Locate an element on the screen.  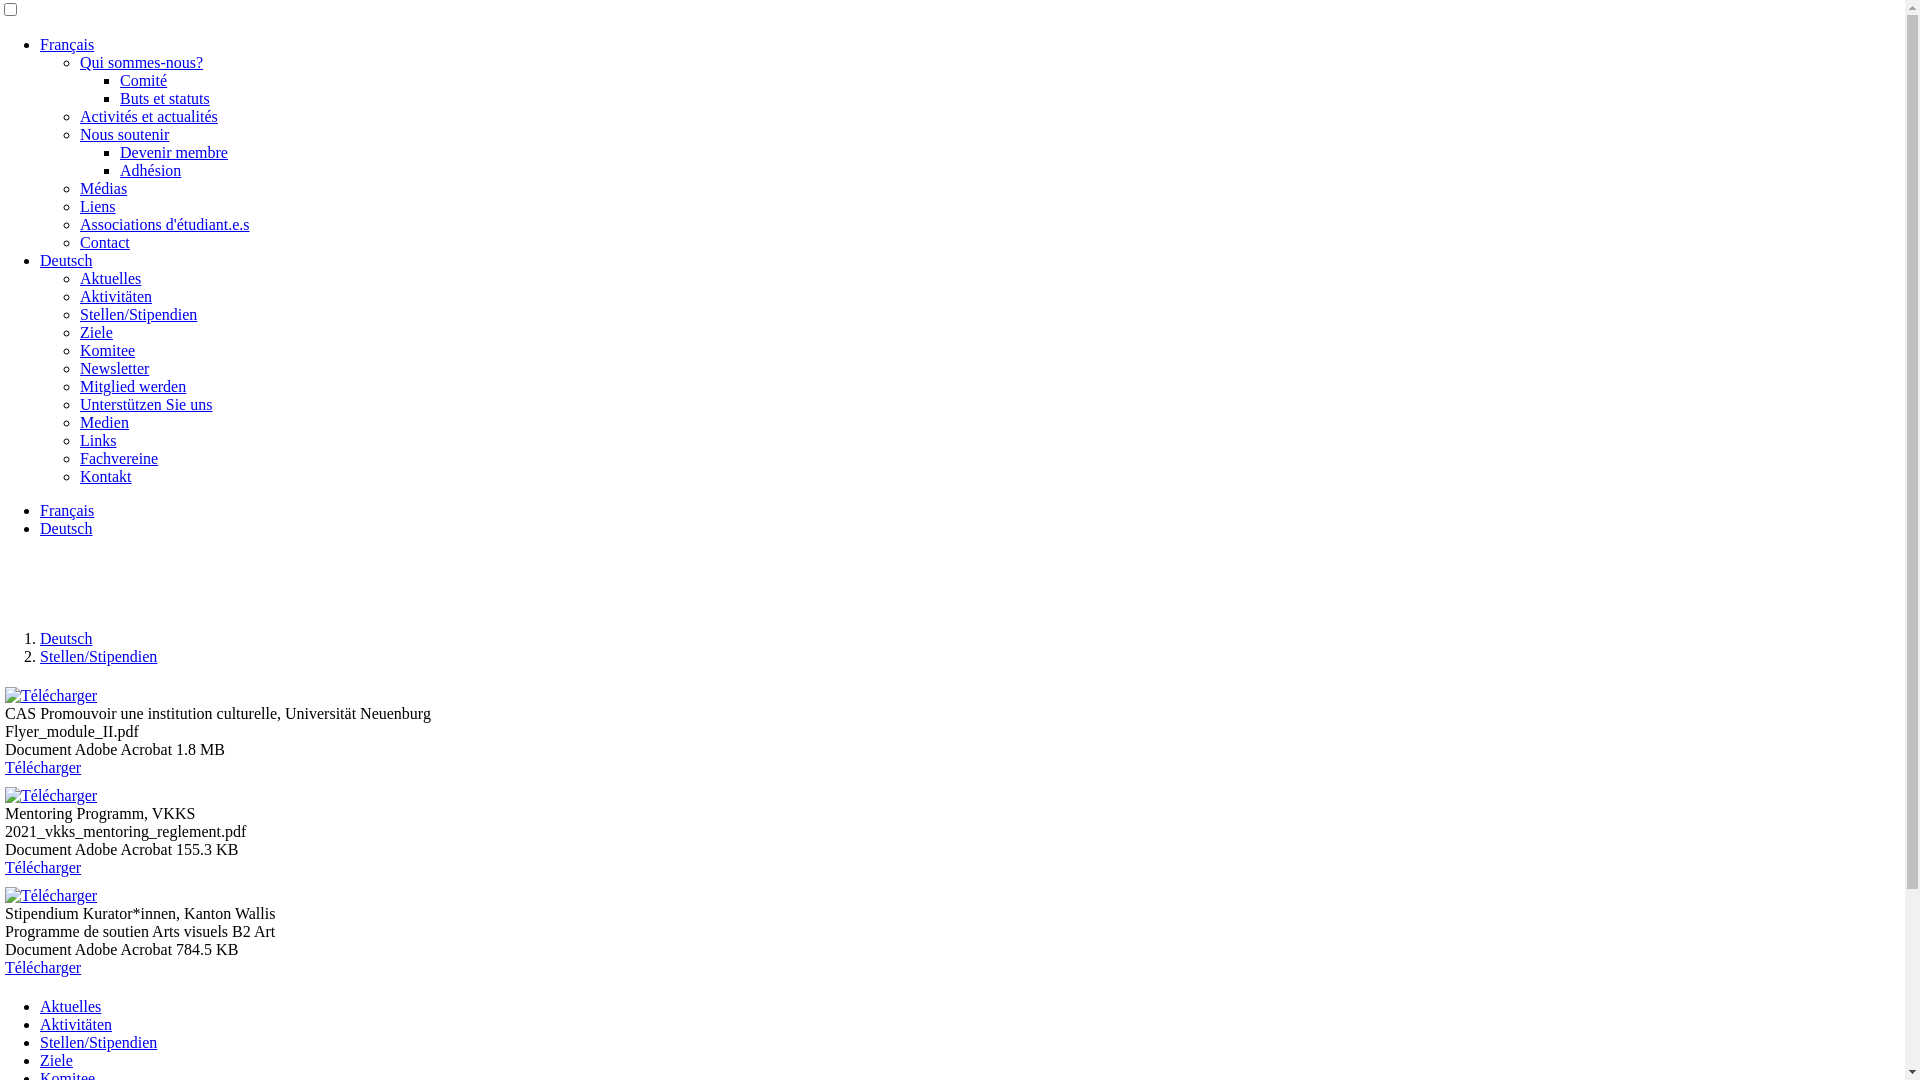
'Buts et statuts' is located at coordinates (119, 98).